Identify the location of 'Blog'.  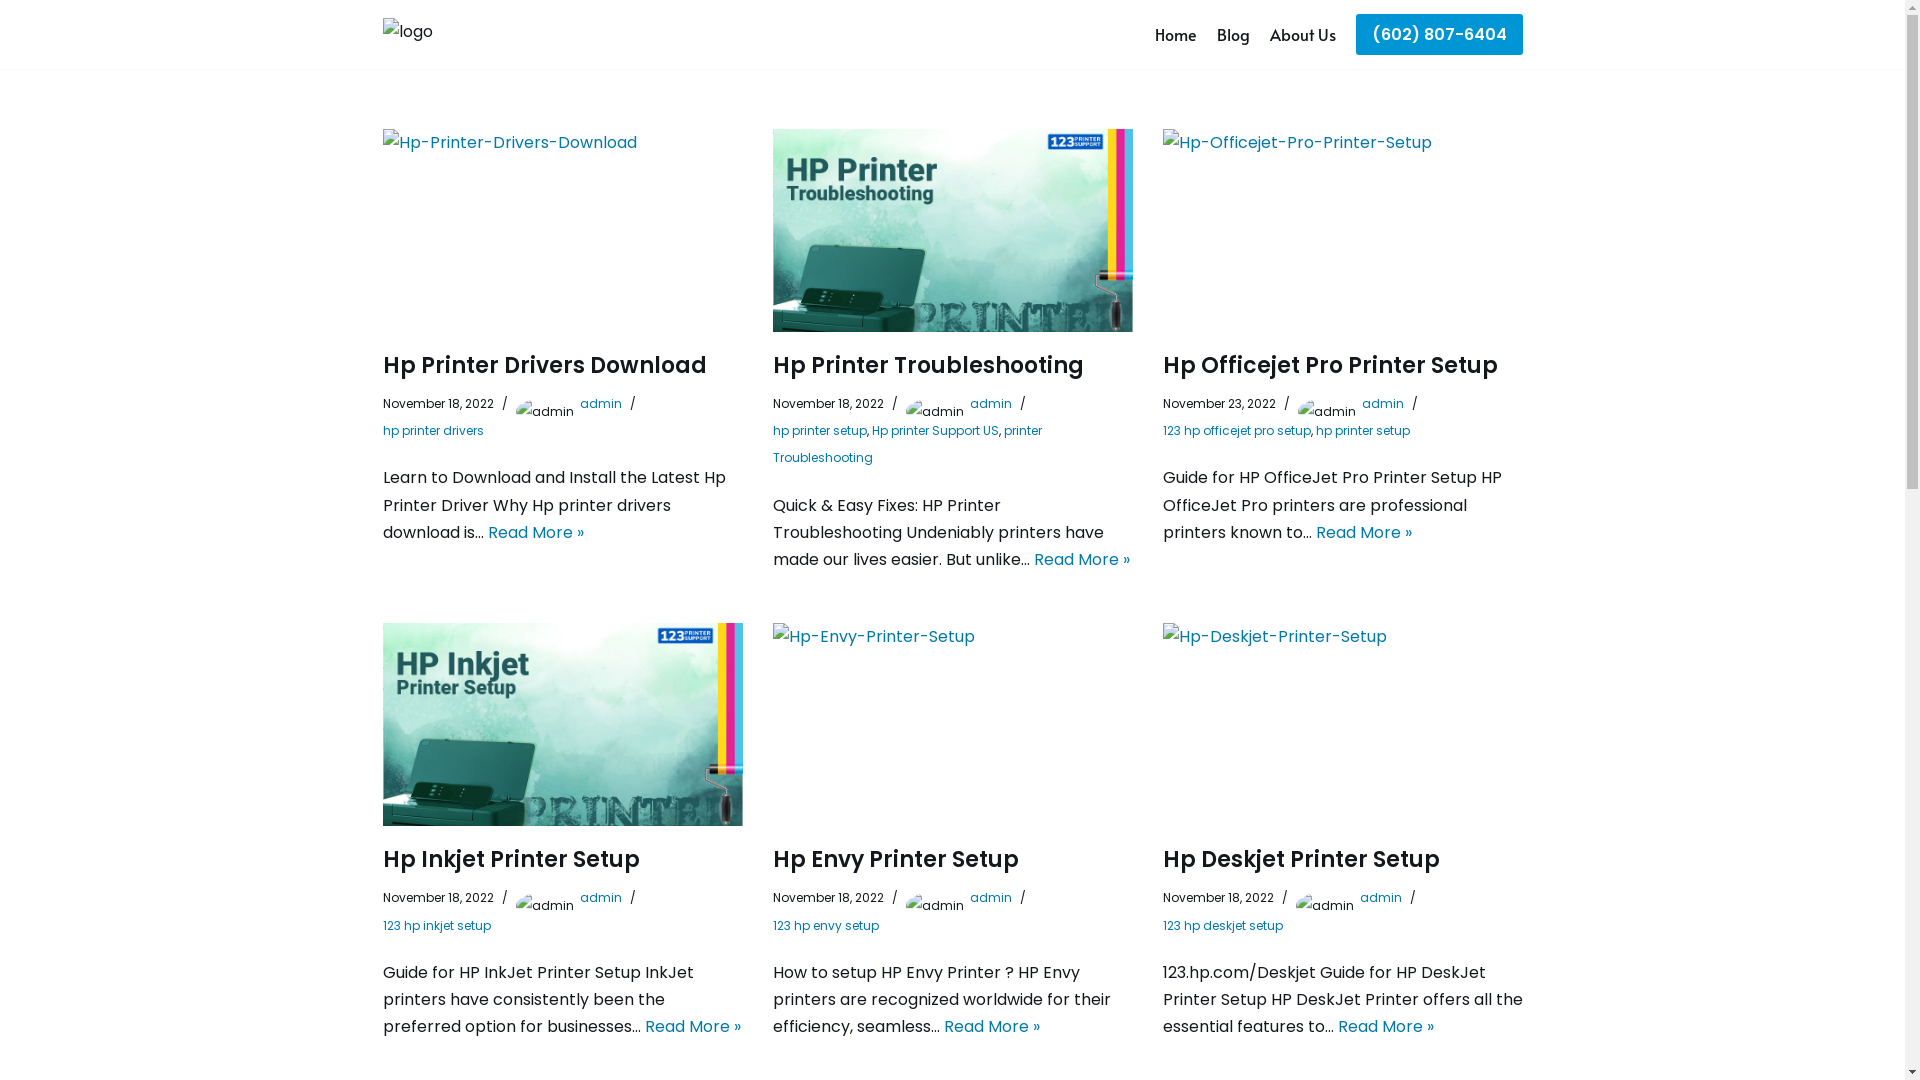
(1231, 34).